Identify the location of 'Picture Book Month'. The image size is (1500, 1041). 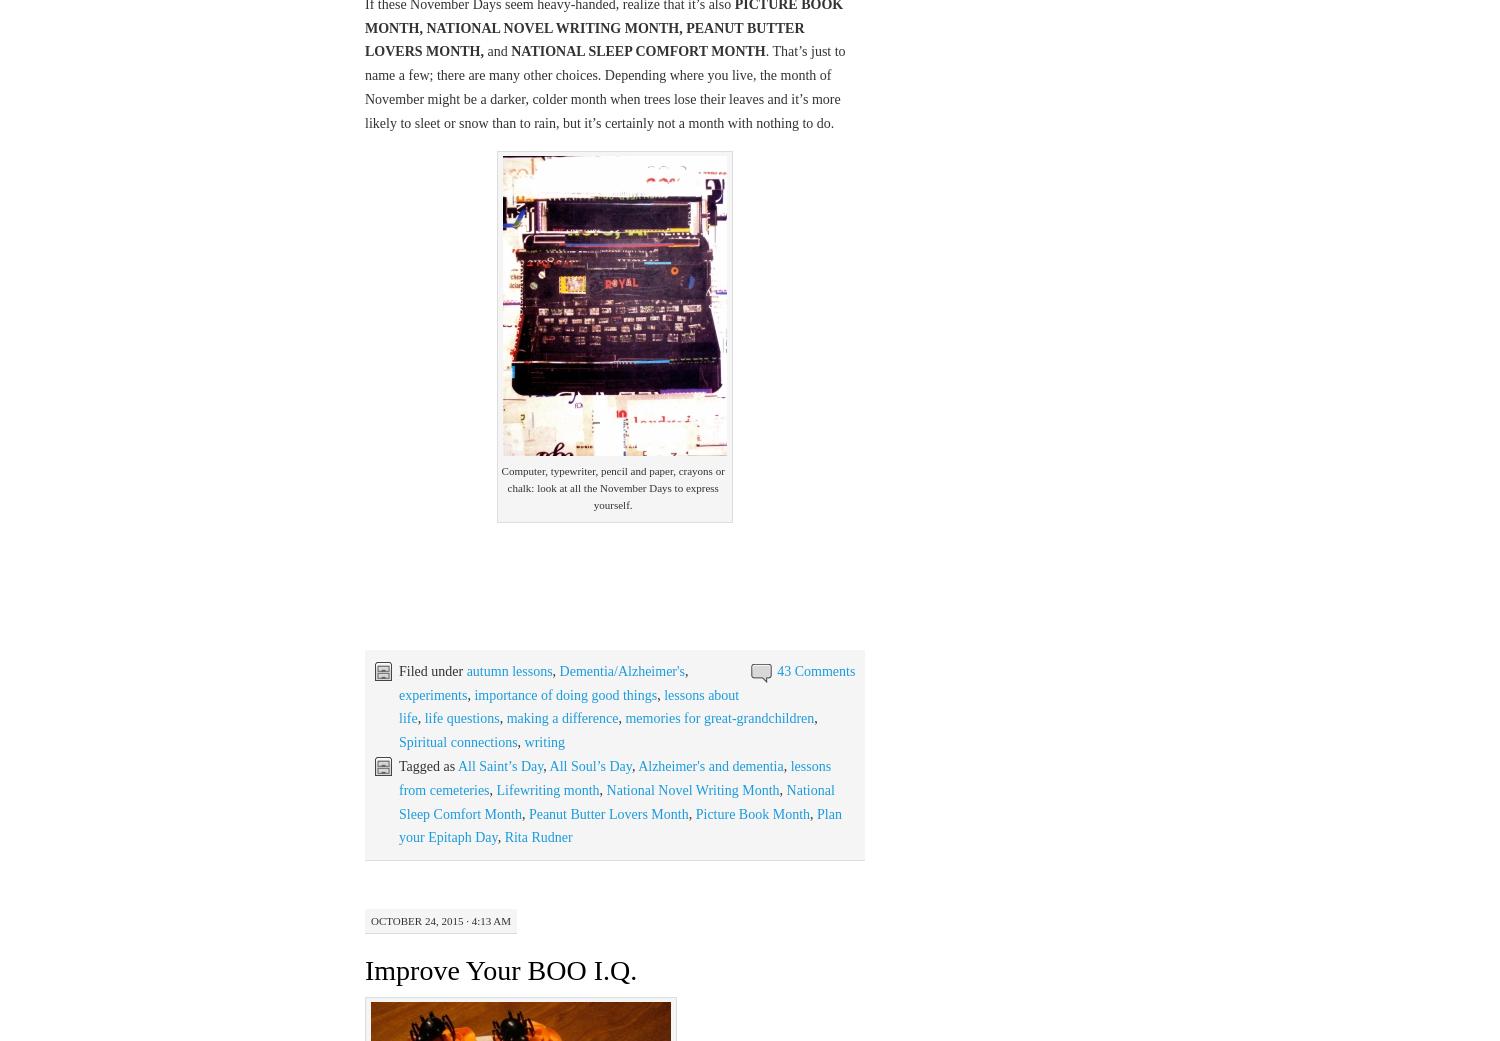
(752, 813).